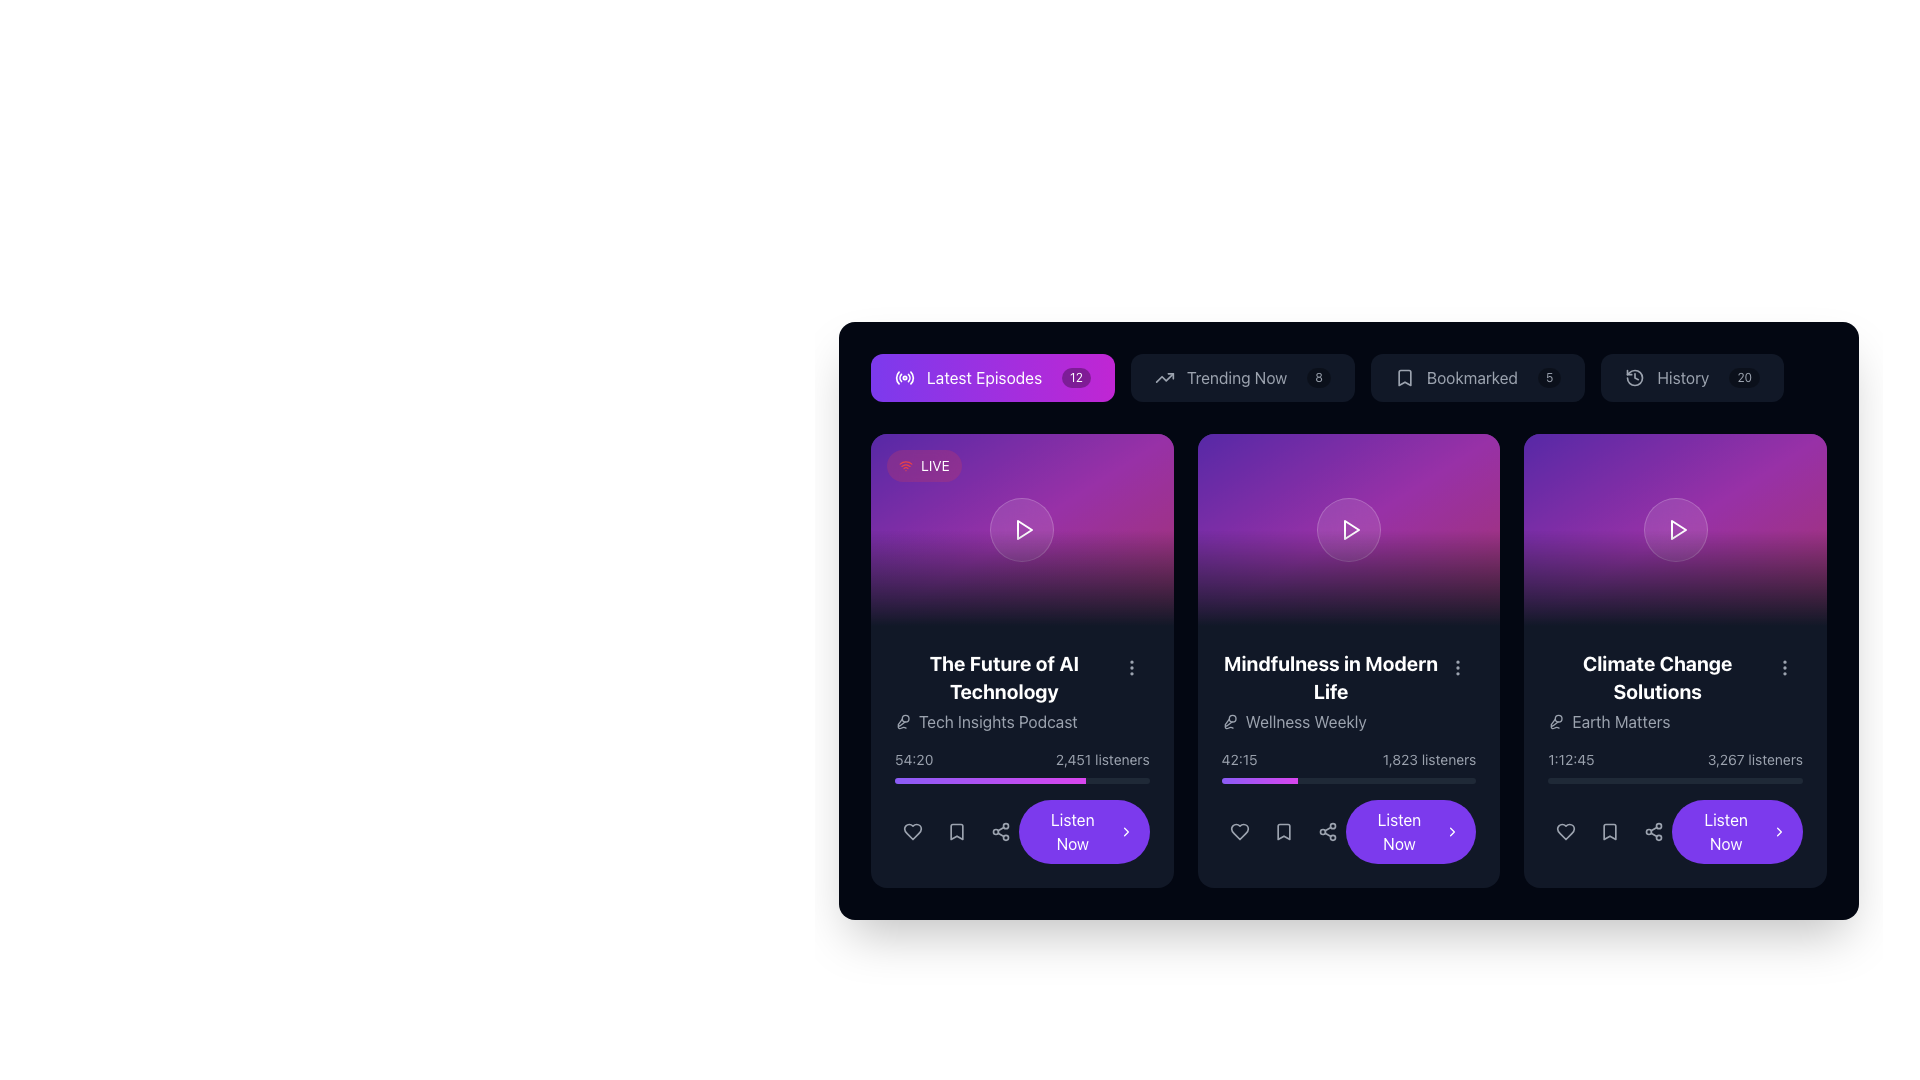 The image size is (1920, 1080). I want to click on the text label displaying '2,451 listeners' located in the bottom-right corner of the first card, adjacent to the playback time '54:20', so click(1101, 759).